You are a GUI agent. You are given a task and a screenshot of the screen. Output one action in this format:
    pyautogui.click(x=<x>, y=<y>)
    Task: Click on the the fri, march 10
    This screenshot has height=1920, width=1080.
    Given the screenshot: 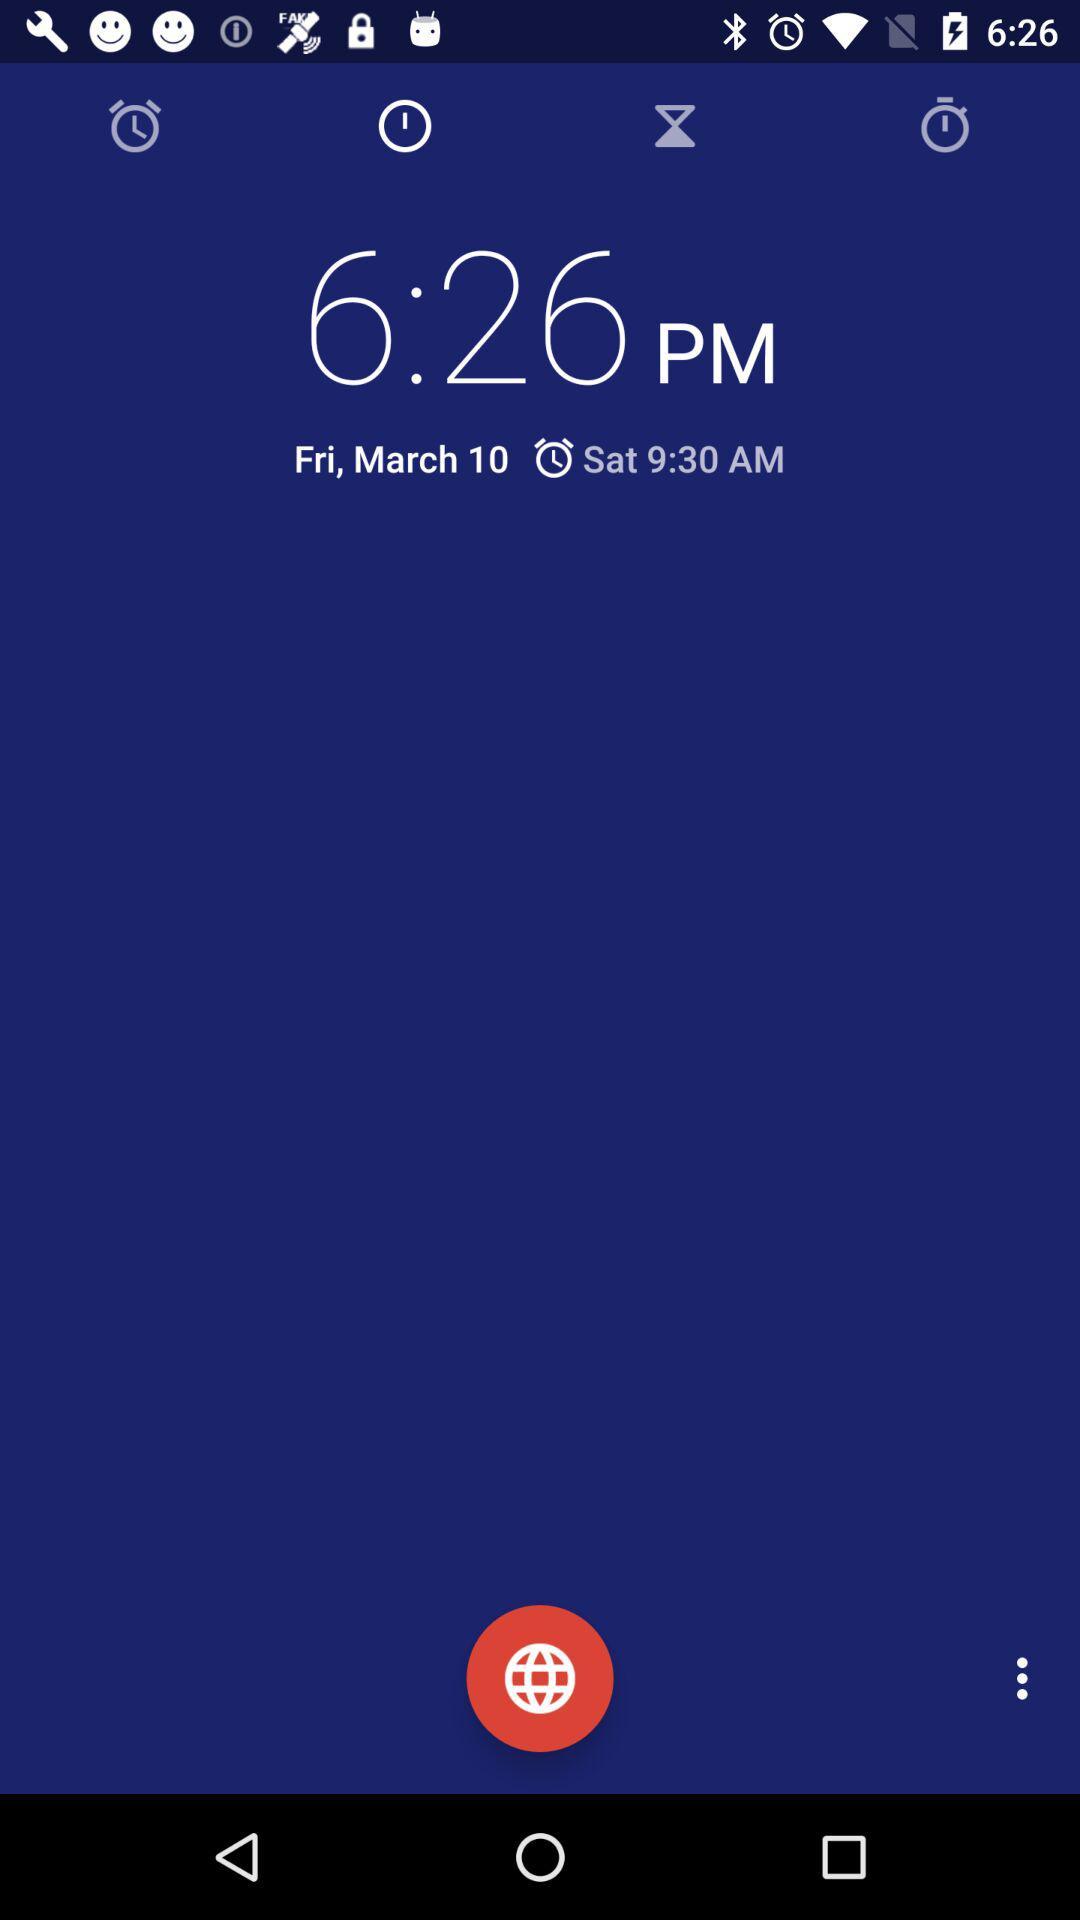 What is the action you would take?
    pyautogui.click(x=401, y=457)
    